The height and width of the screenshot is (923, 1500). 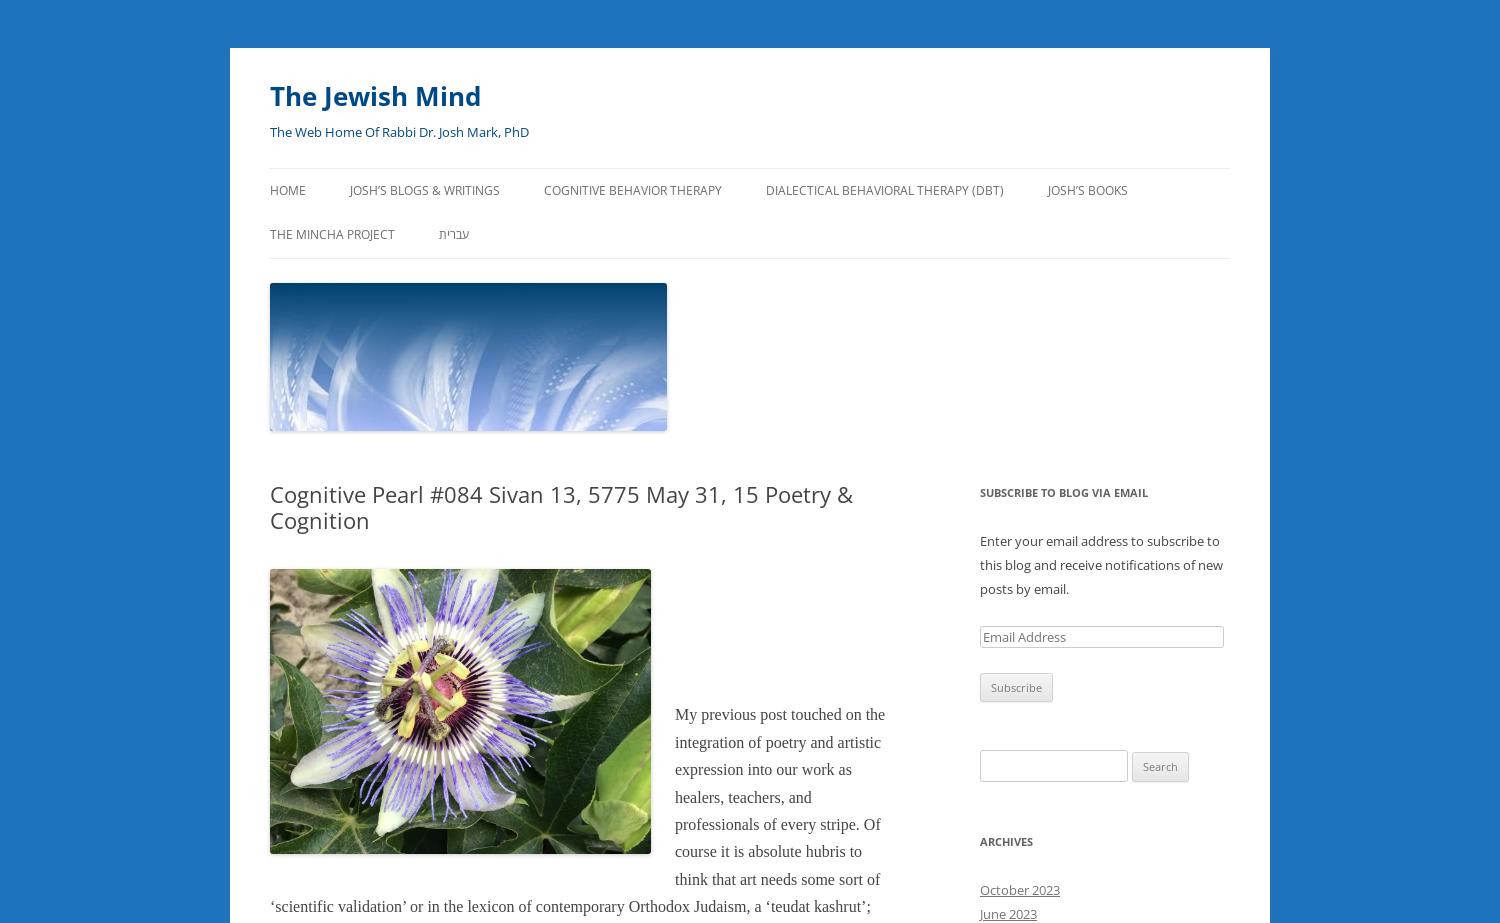 What do you see at coordinates (1086, 190) in the screenshot?
I see `'Josh’s Books'` at bounding box center [1086, 190].